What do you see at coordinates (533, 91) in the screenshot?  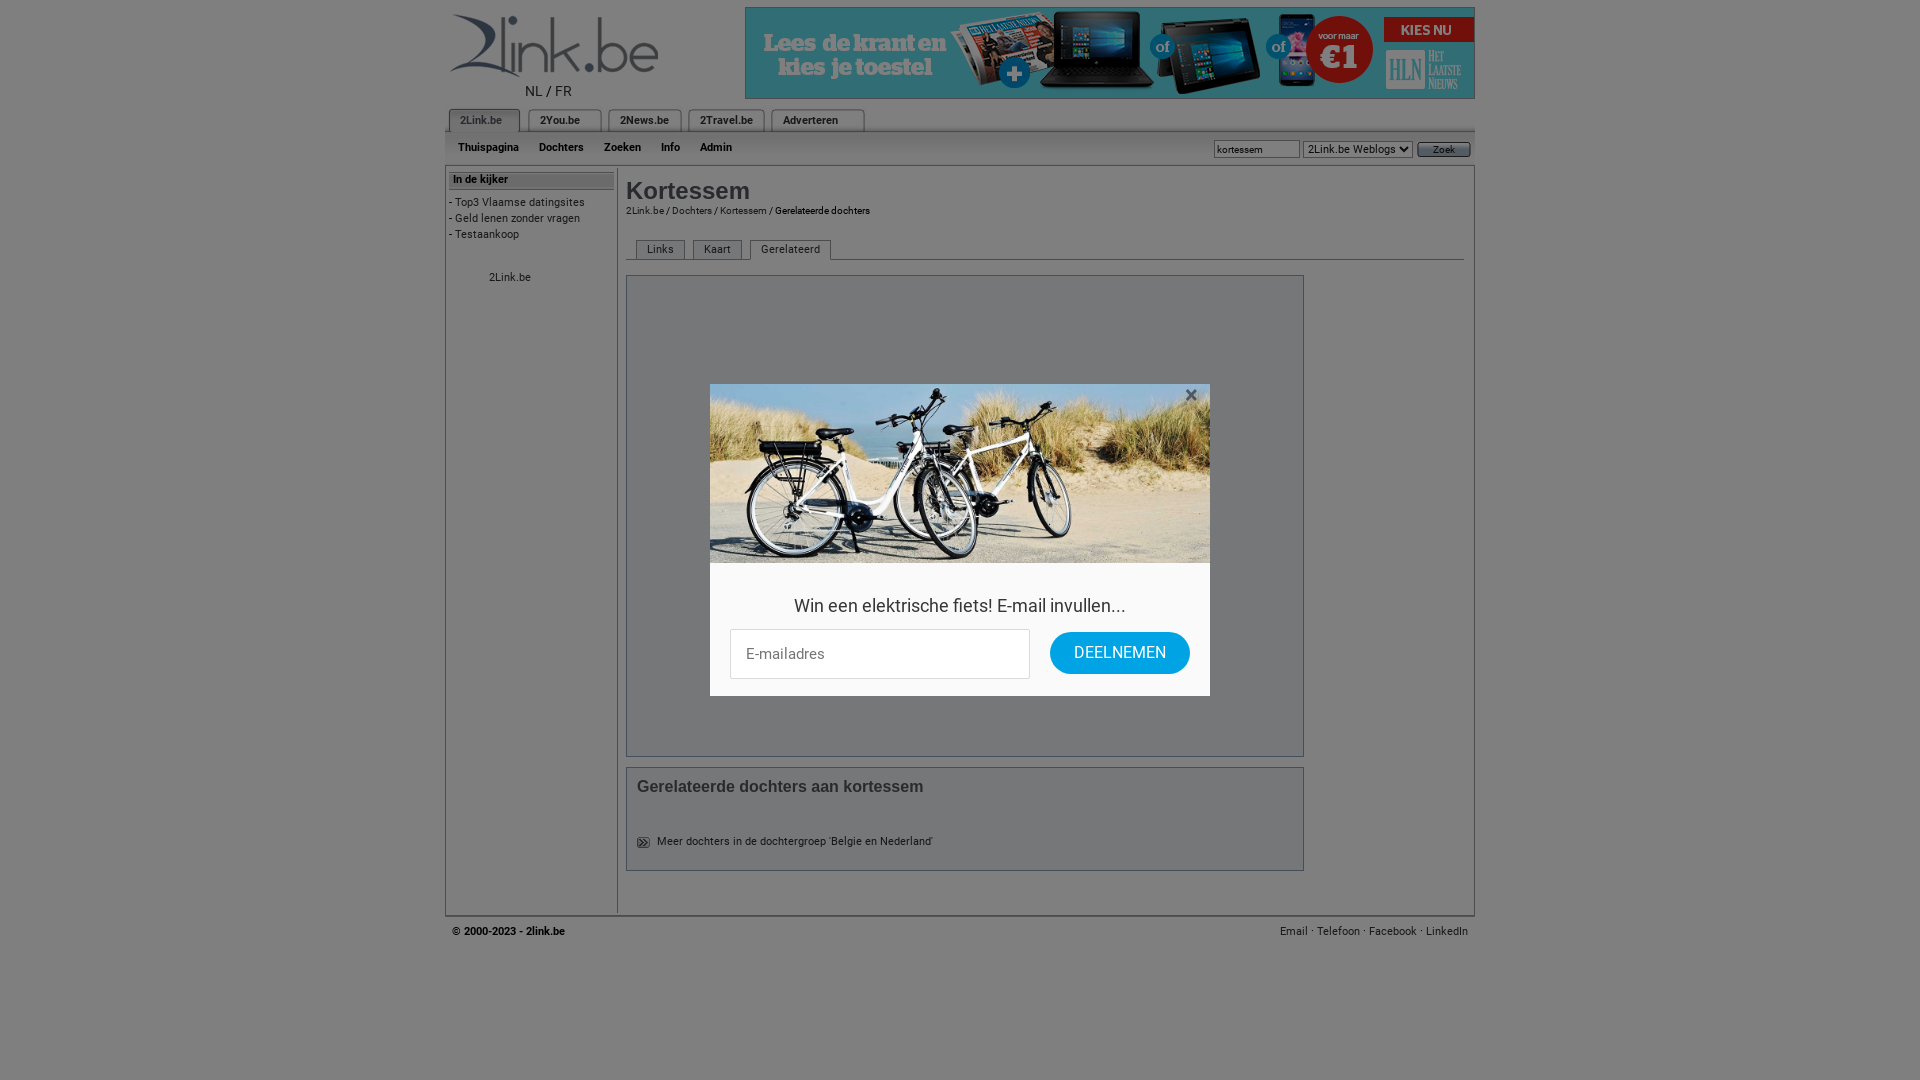 I see `'NL'` at bounding box center [533, 91].